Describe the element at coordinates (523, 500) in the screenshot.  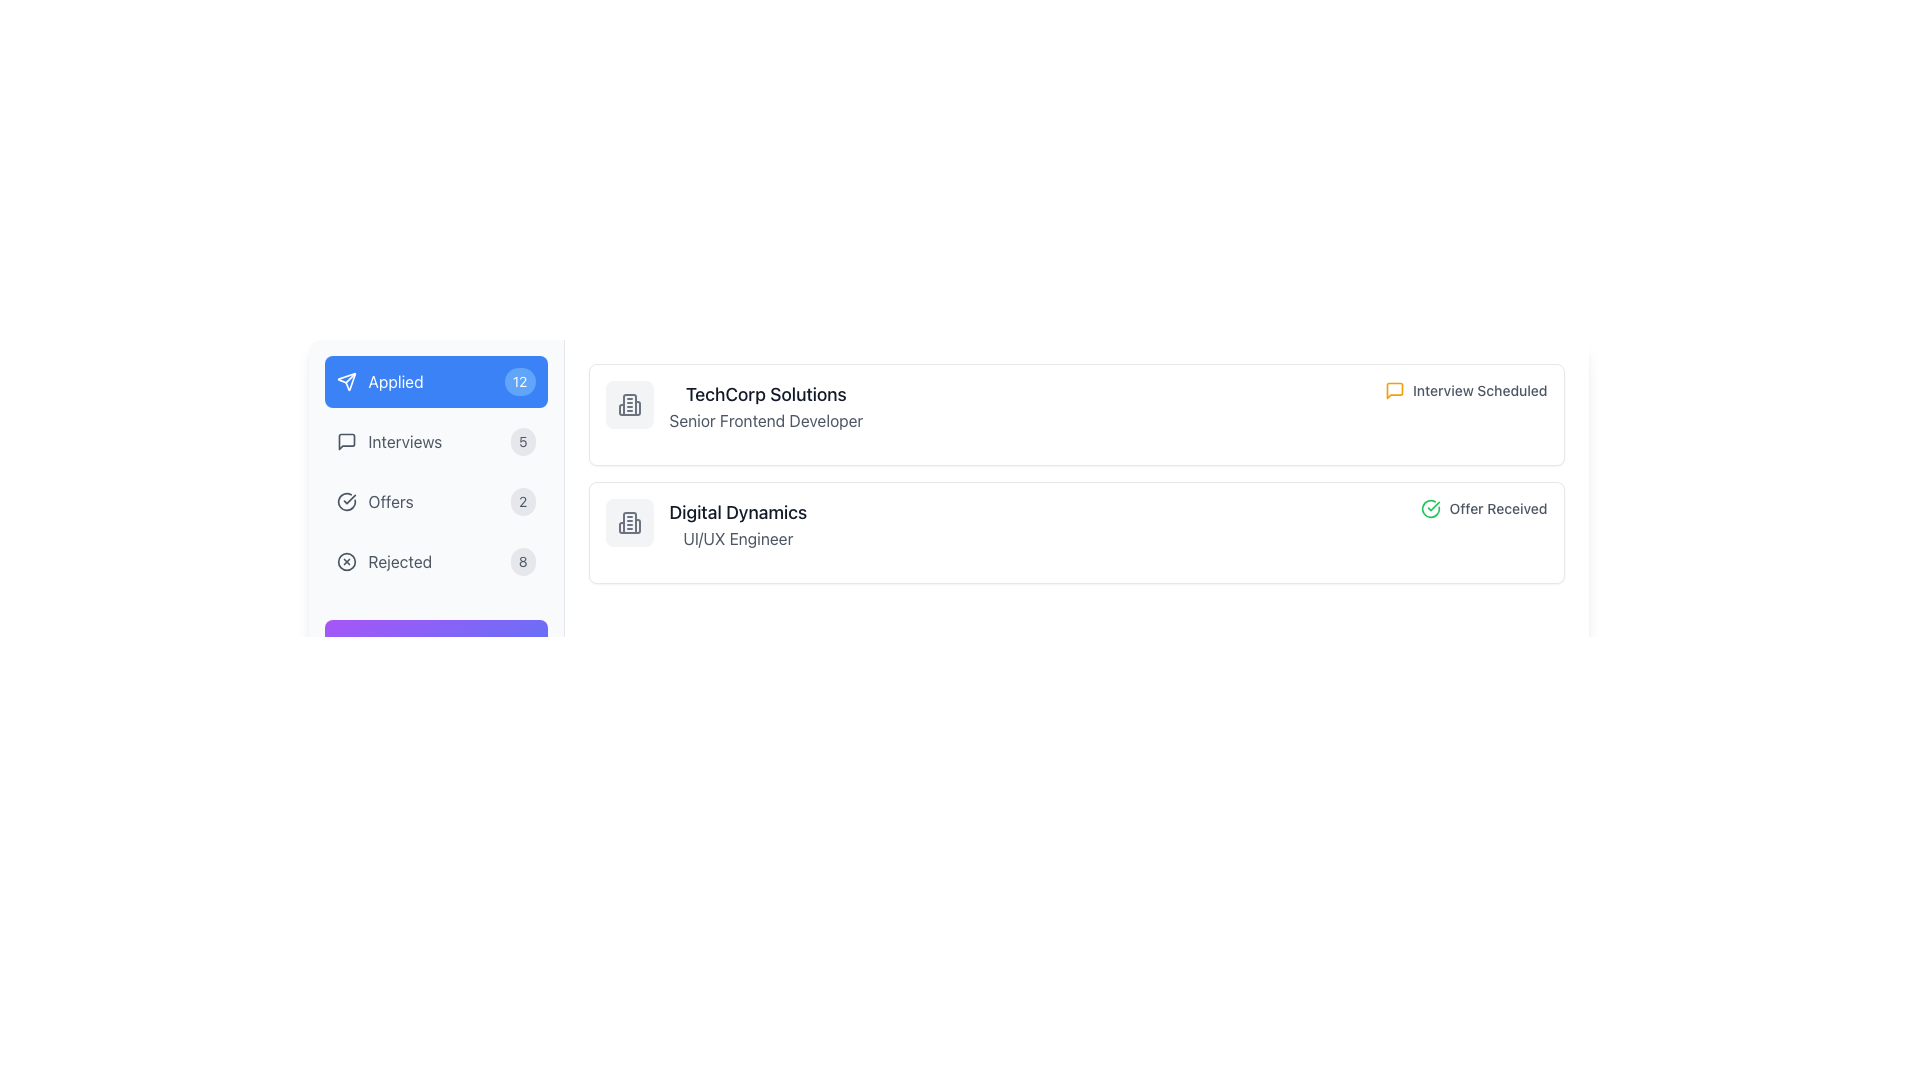
I see `the notification badge displaying the number '2', which is part of the 'Offers' sidebar option, located to the far right of the row` at that location.